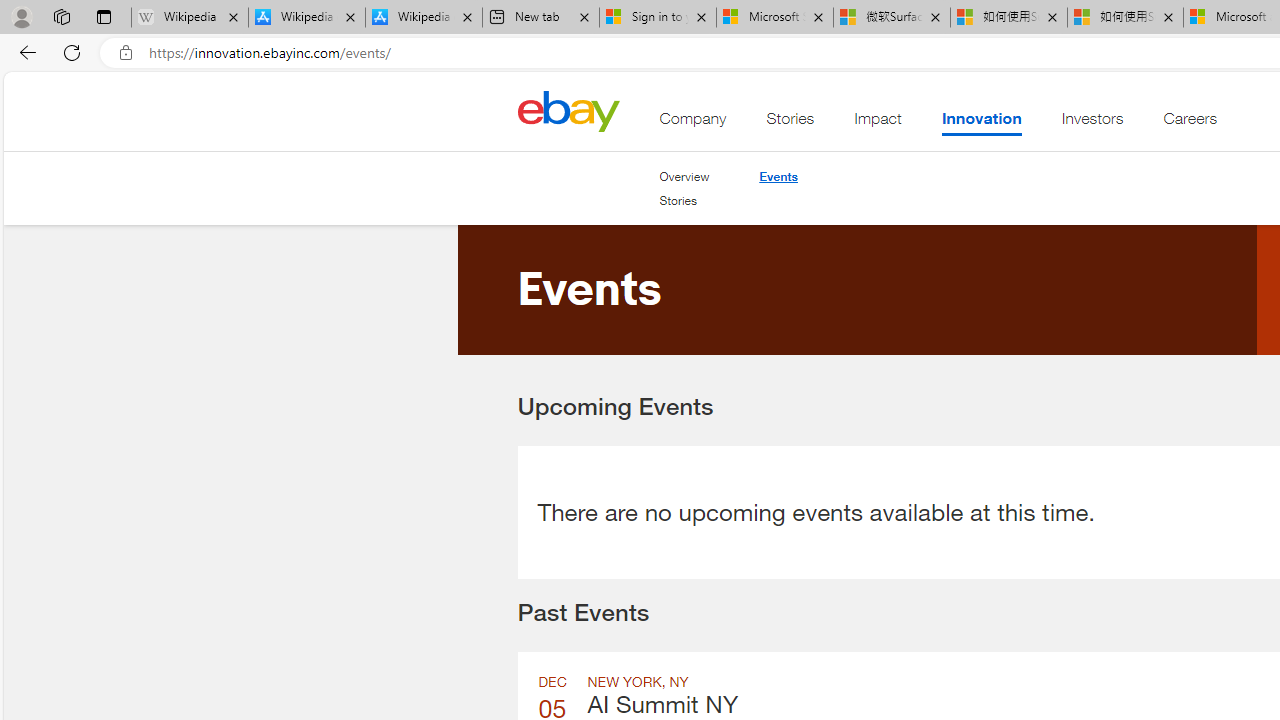 This screenshot has height=720, width=1280. I want to click on 'Careers', so click(1191, 123).